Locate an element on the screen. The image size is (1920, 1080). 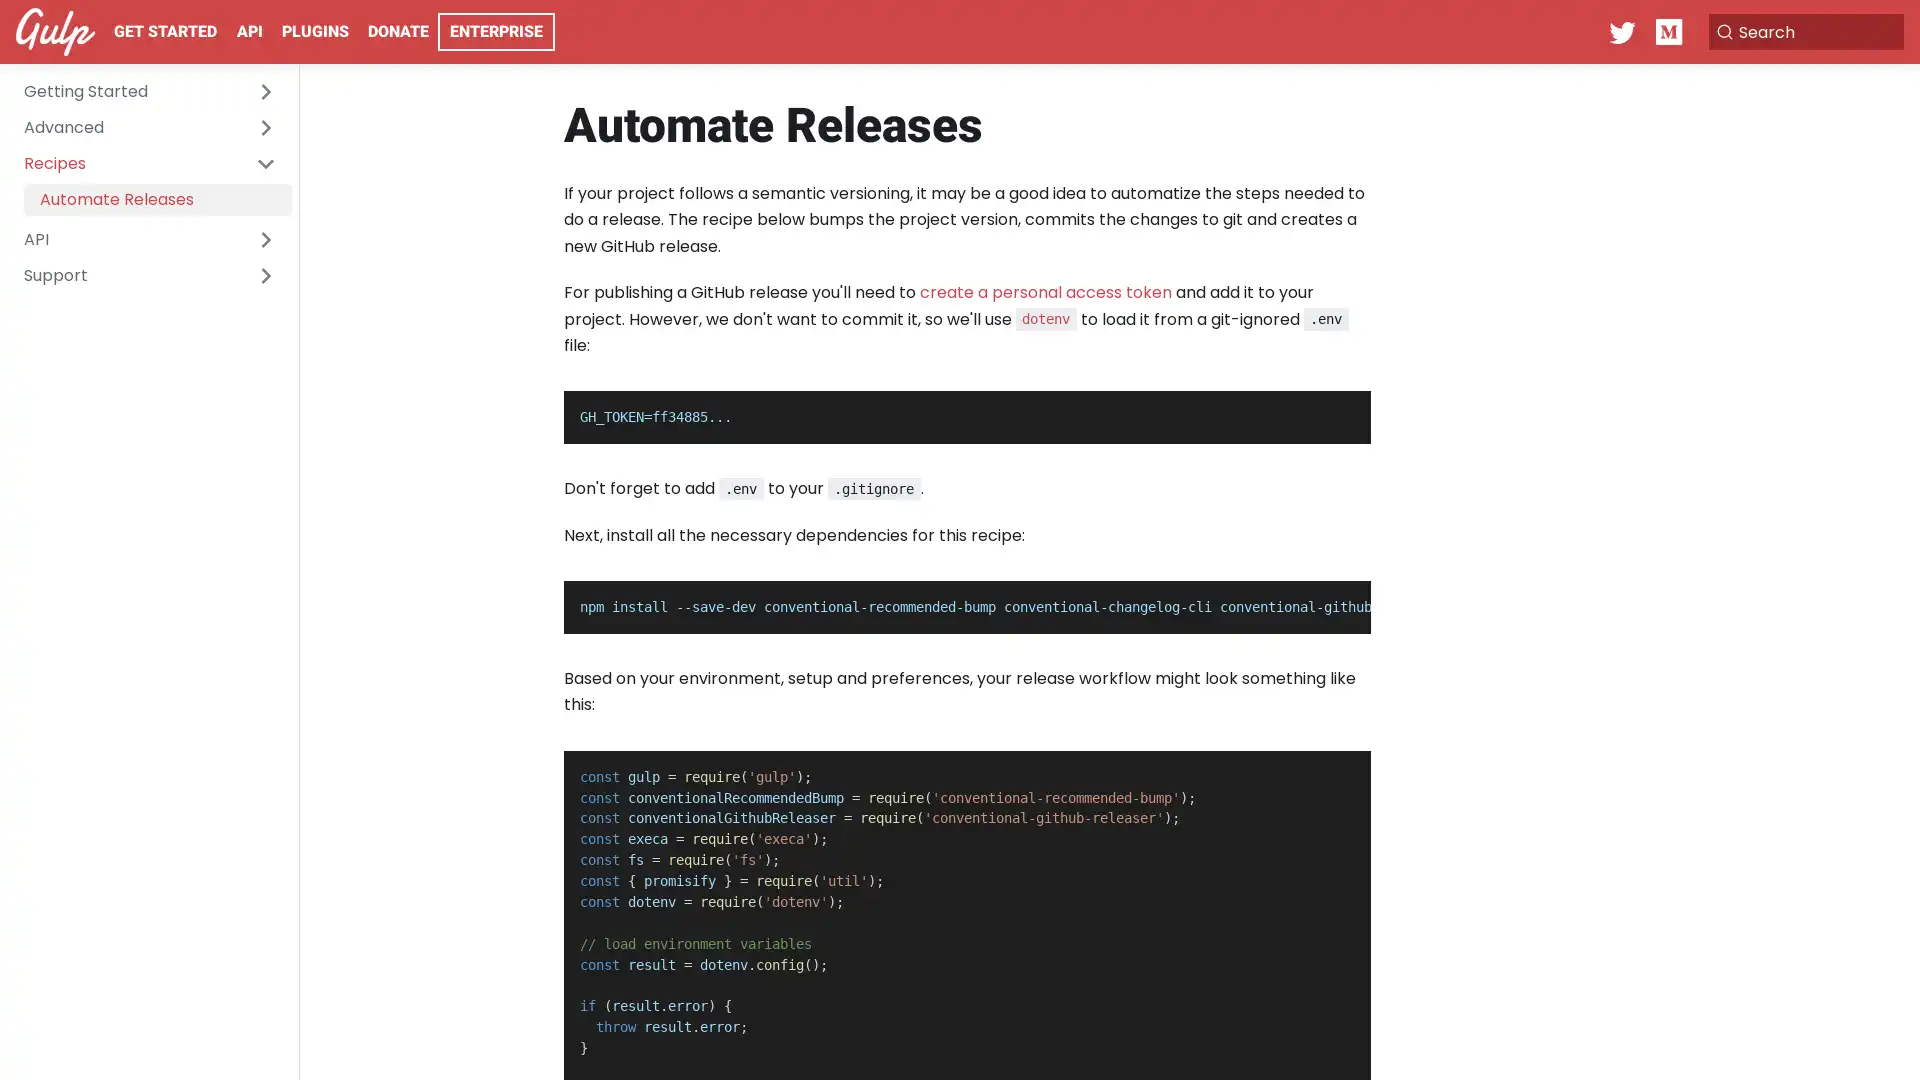
Search is located at coordinates (1804, 31).